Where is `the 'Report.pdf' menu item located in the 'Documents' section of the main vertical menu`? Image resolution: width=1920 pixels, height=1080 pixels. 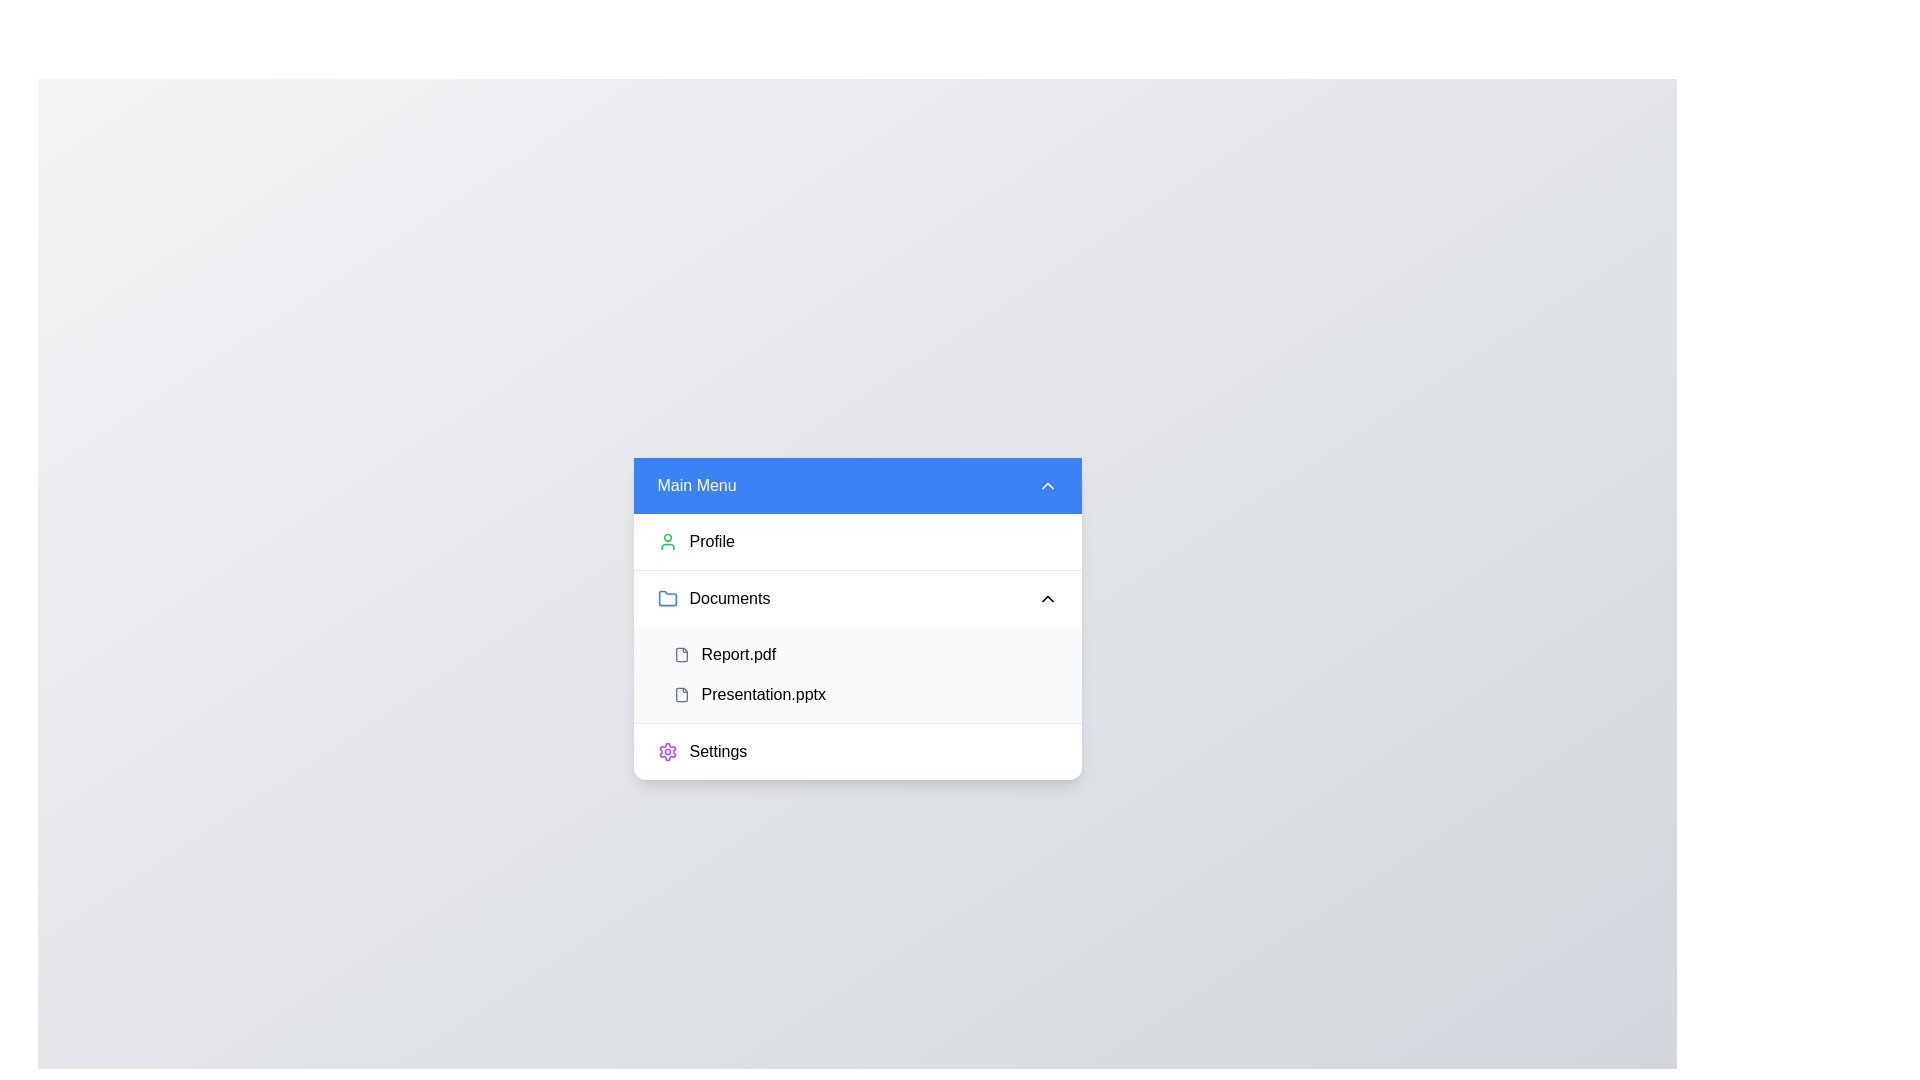 the 'Report.pdf' menu item located in the 'Documents' section of the main vertical menu is located at coordinates (857, 646).